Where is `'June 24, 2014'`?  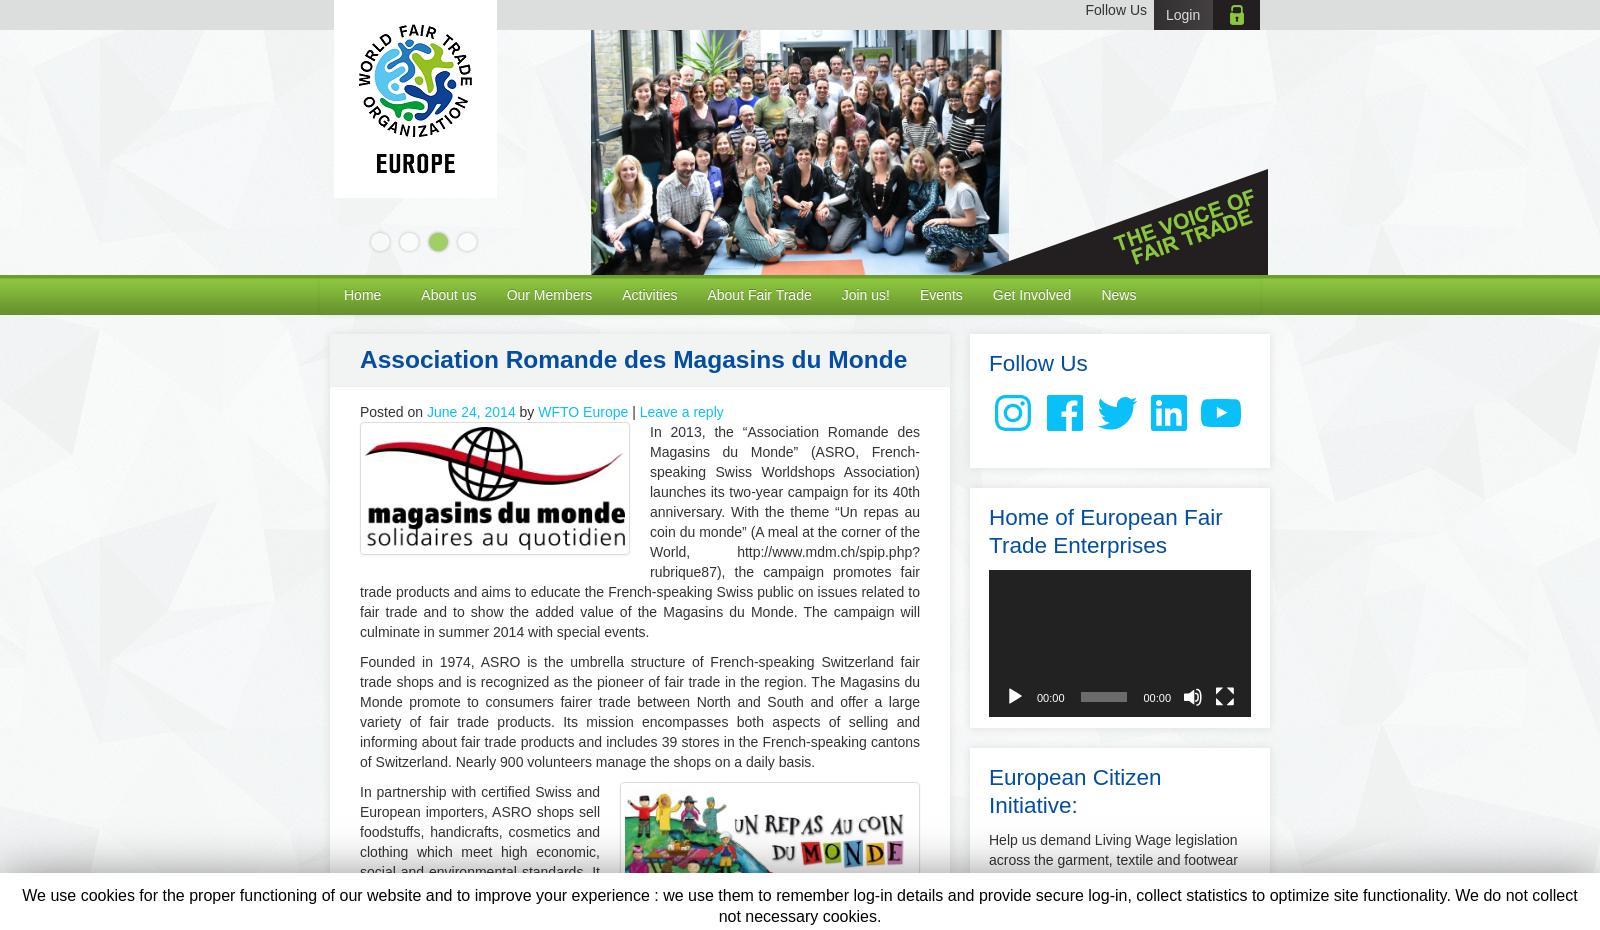 'June 24, 2014' is located at coordinates (469, 411).